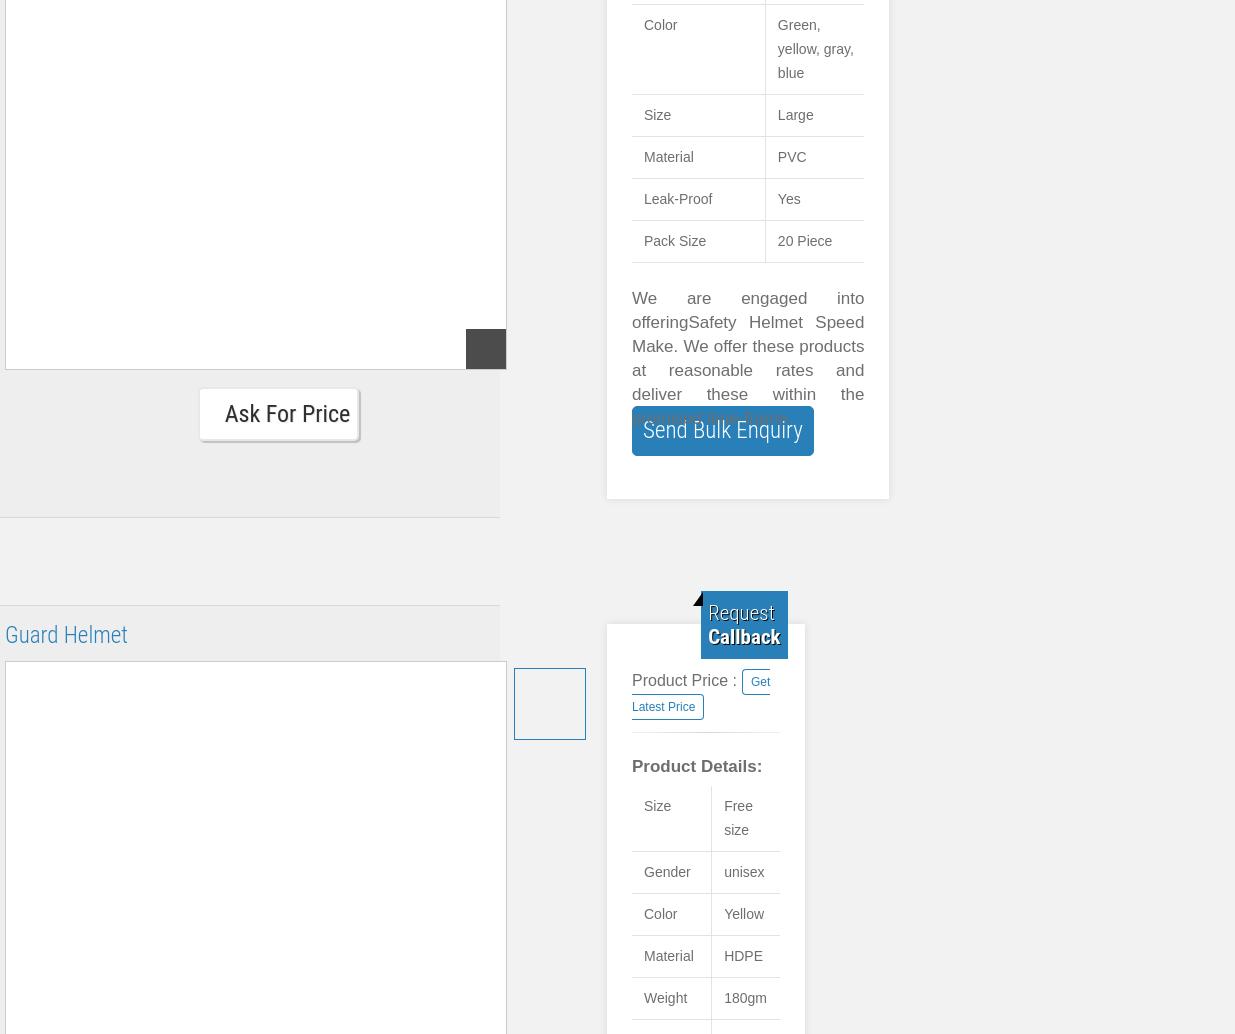  What do you see at coordinates (65, 635) in the screenshot?
I see `'Guard  Helmet'` at bounding box center [65, 635].